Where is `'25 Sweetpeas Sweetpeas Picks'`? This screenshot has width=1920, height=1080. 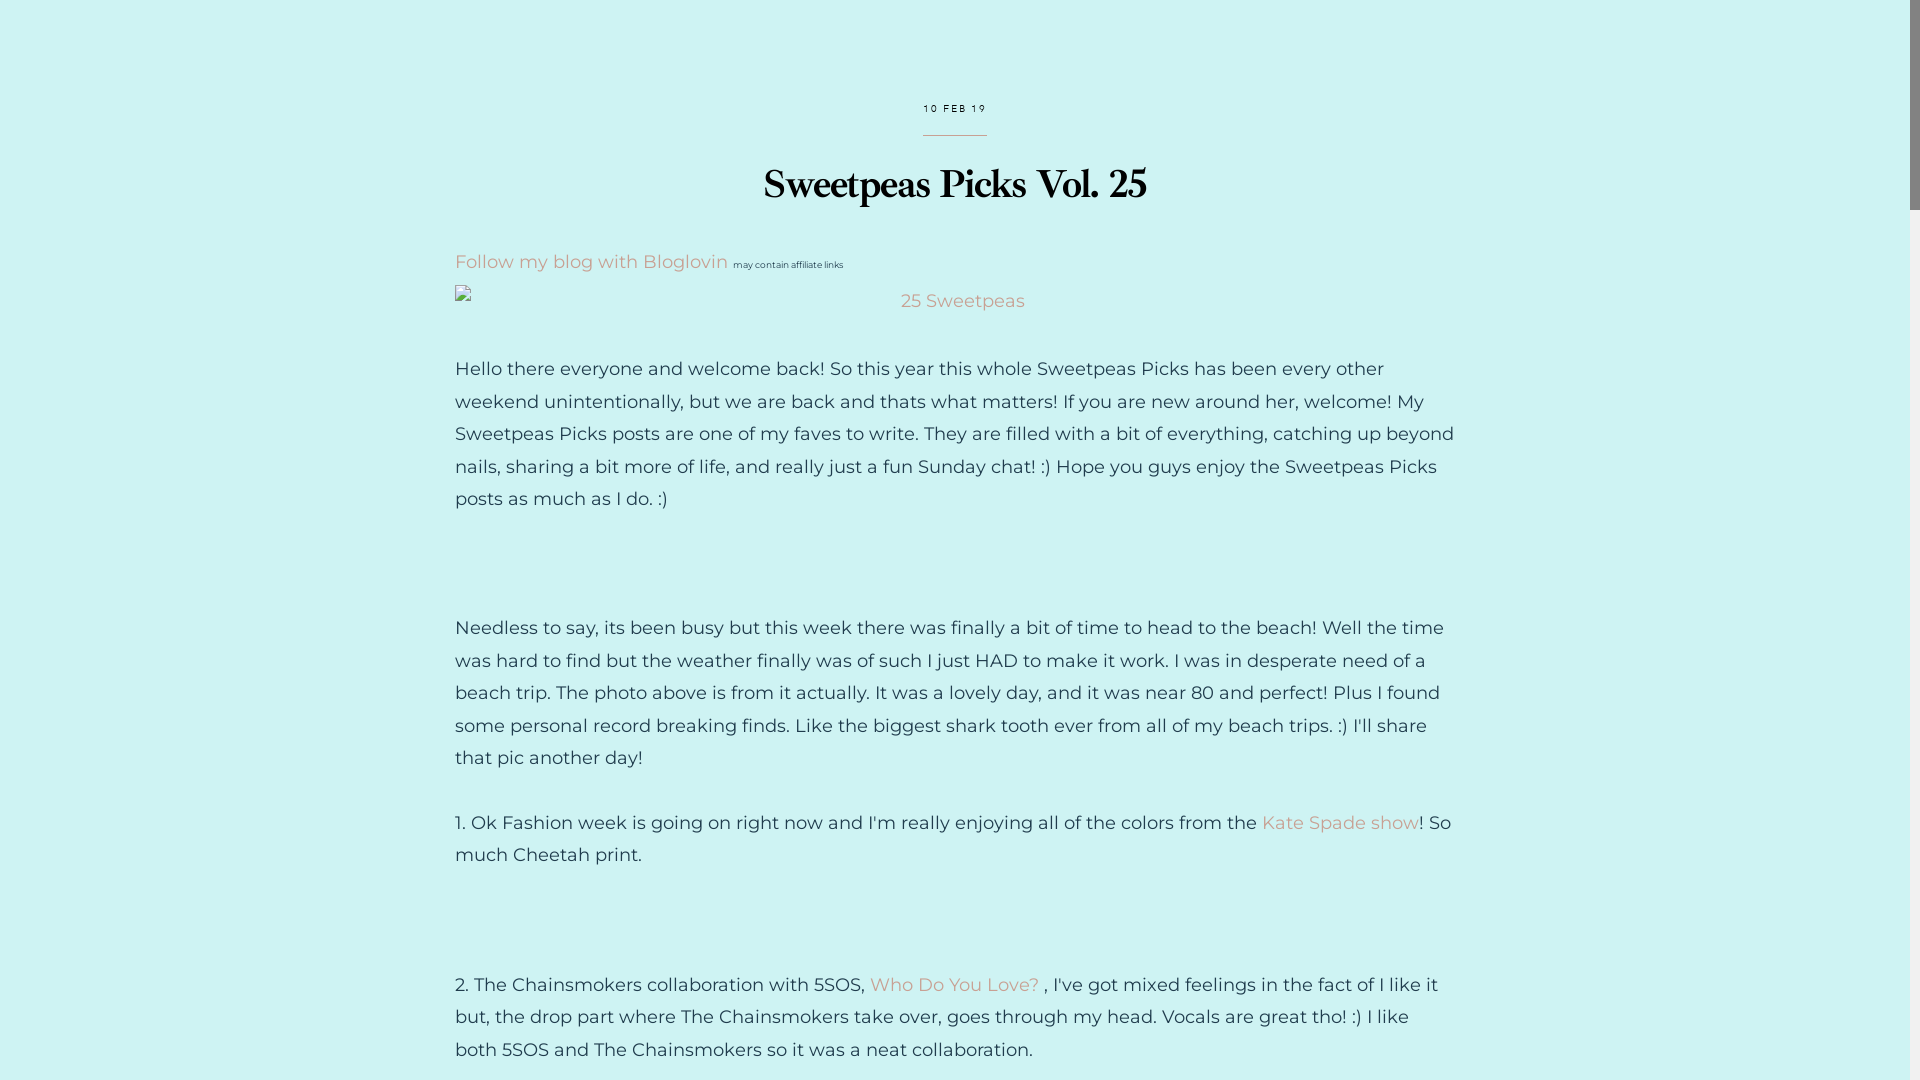 '25 Sweetpeas Sweetpeas Picks' is located at coordinates (954, 300).